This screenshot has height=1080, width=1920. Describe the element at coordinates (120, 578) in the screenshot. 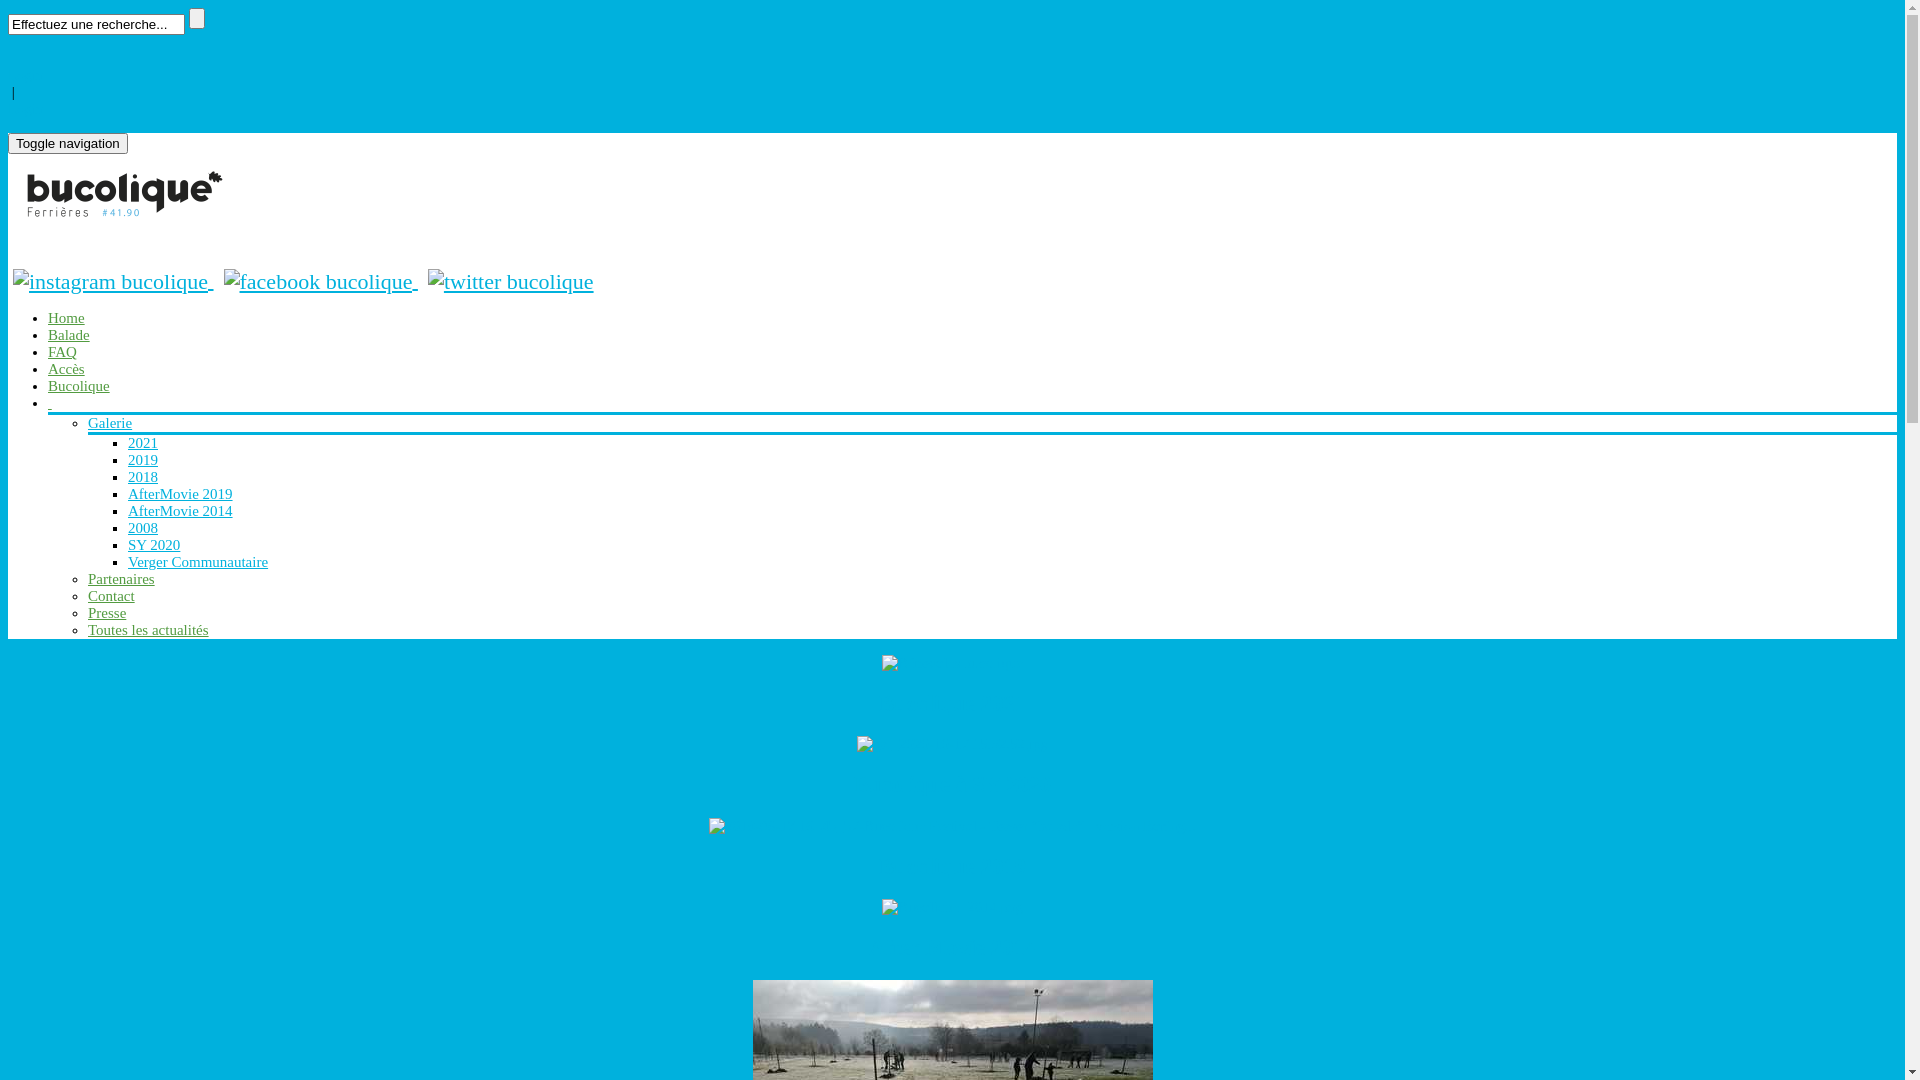

I see `'Partenaires'` at that location.